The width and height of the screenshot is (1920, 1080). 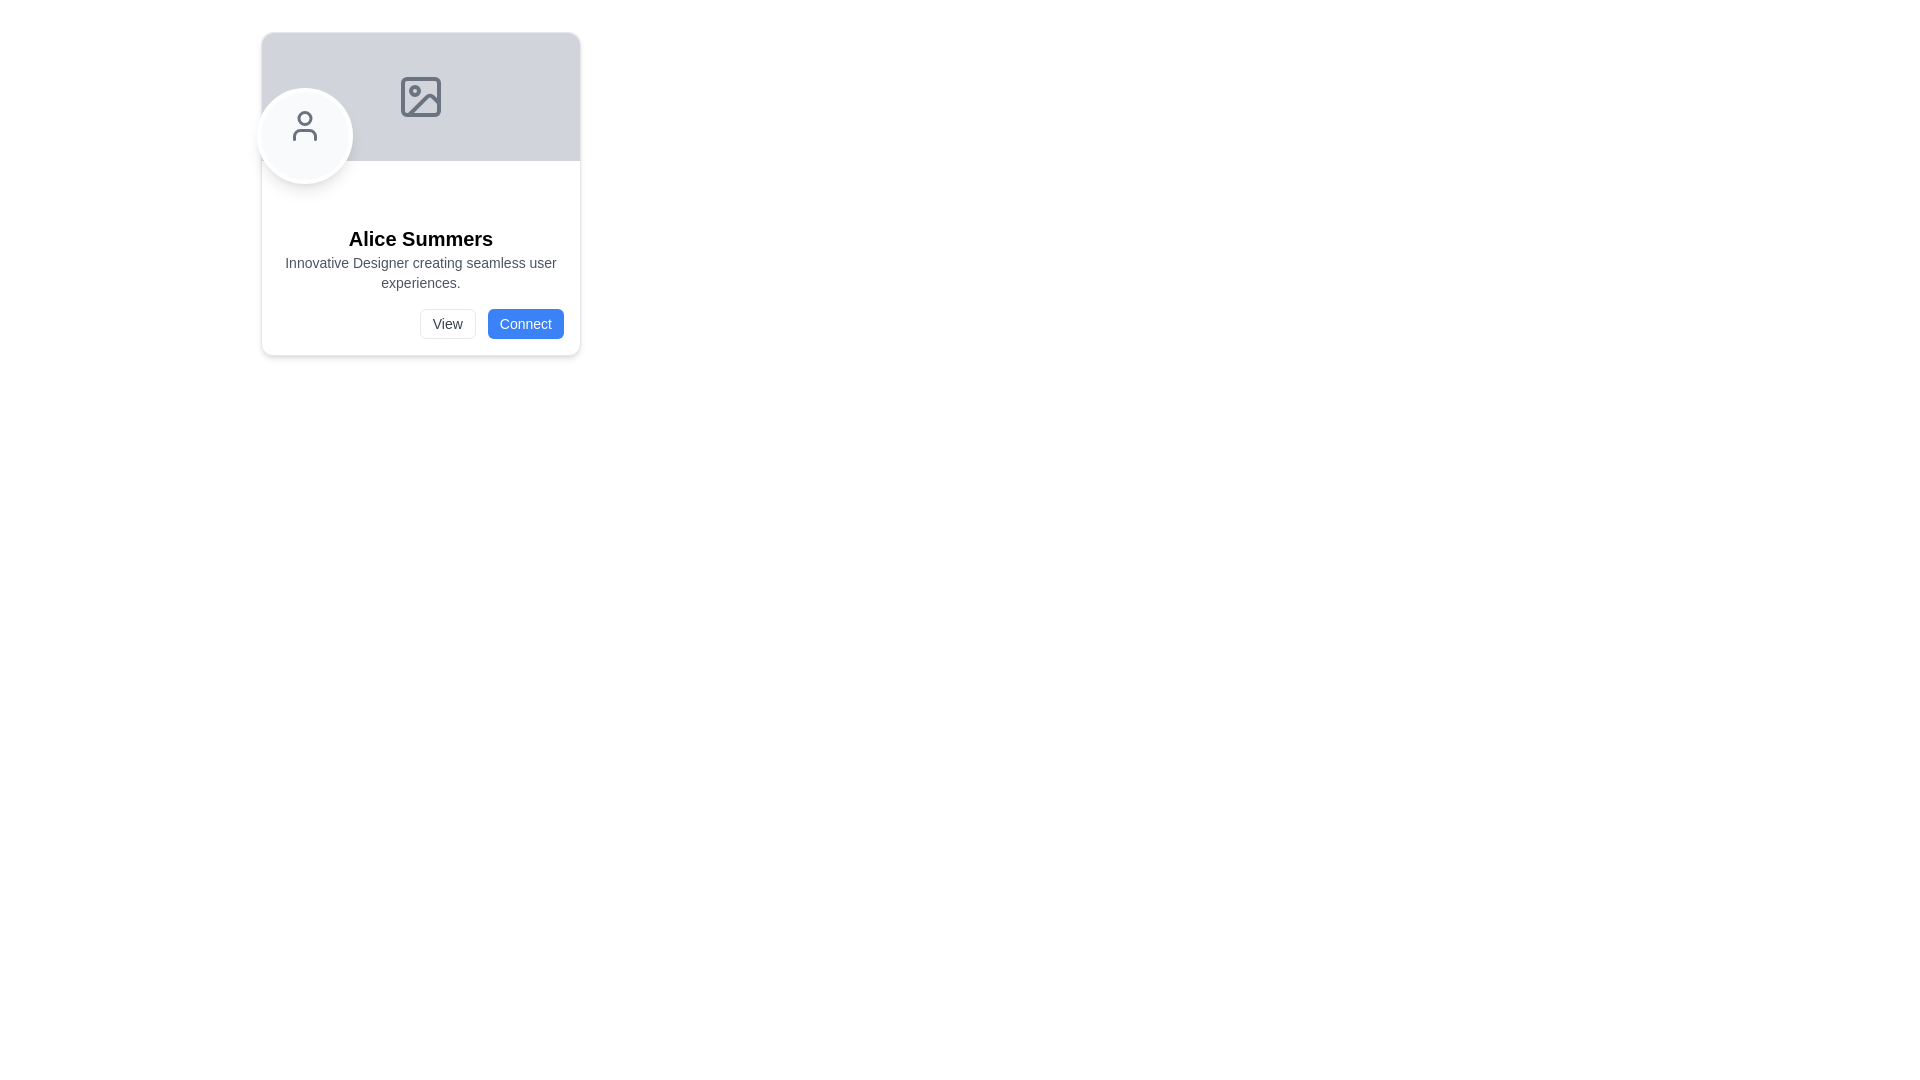 What do you see at coordinates (304, 135) in the screenshot?
I see `the circular avatar placeholder with a white background and gray border, located above the text 'Alice Summers'` at bounding box center [304, 135].